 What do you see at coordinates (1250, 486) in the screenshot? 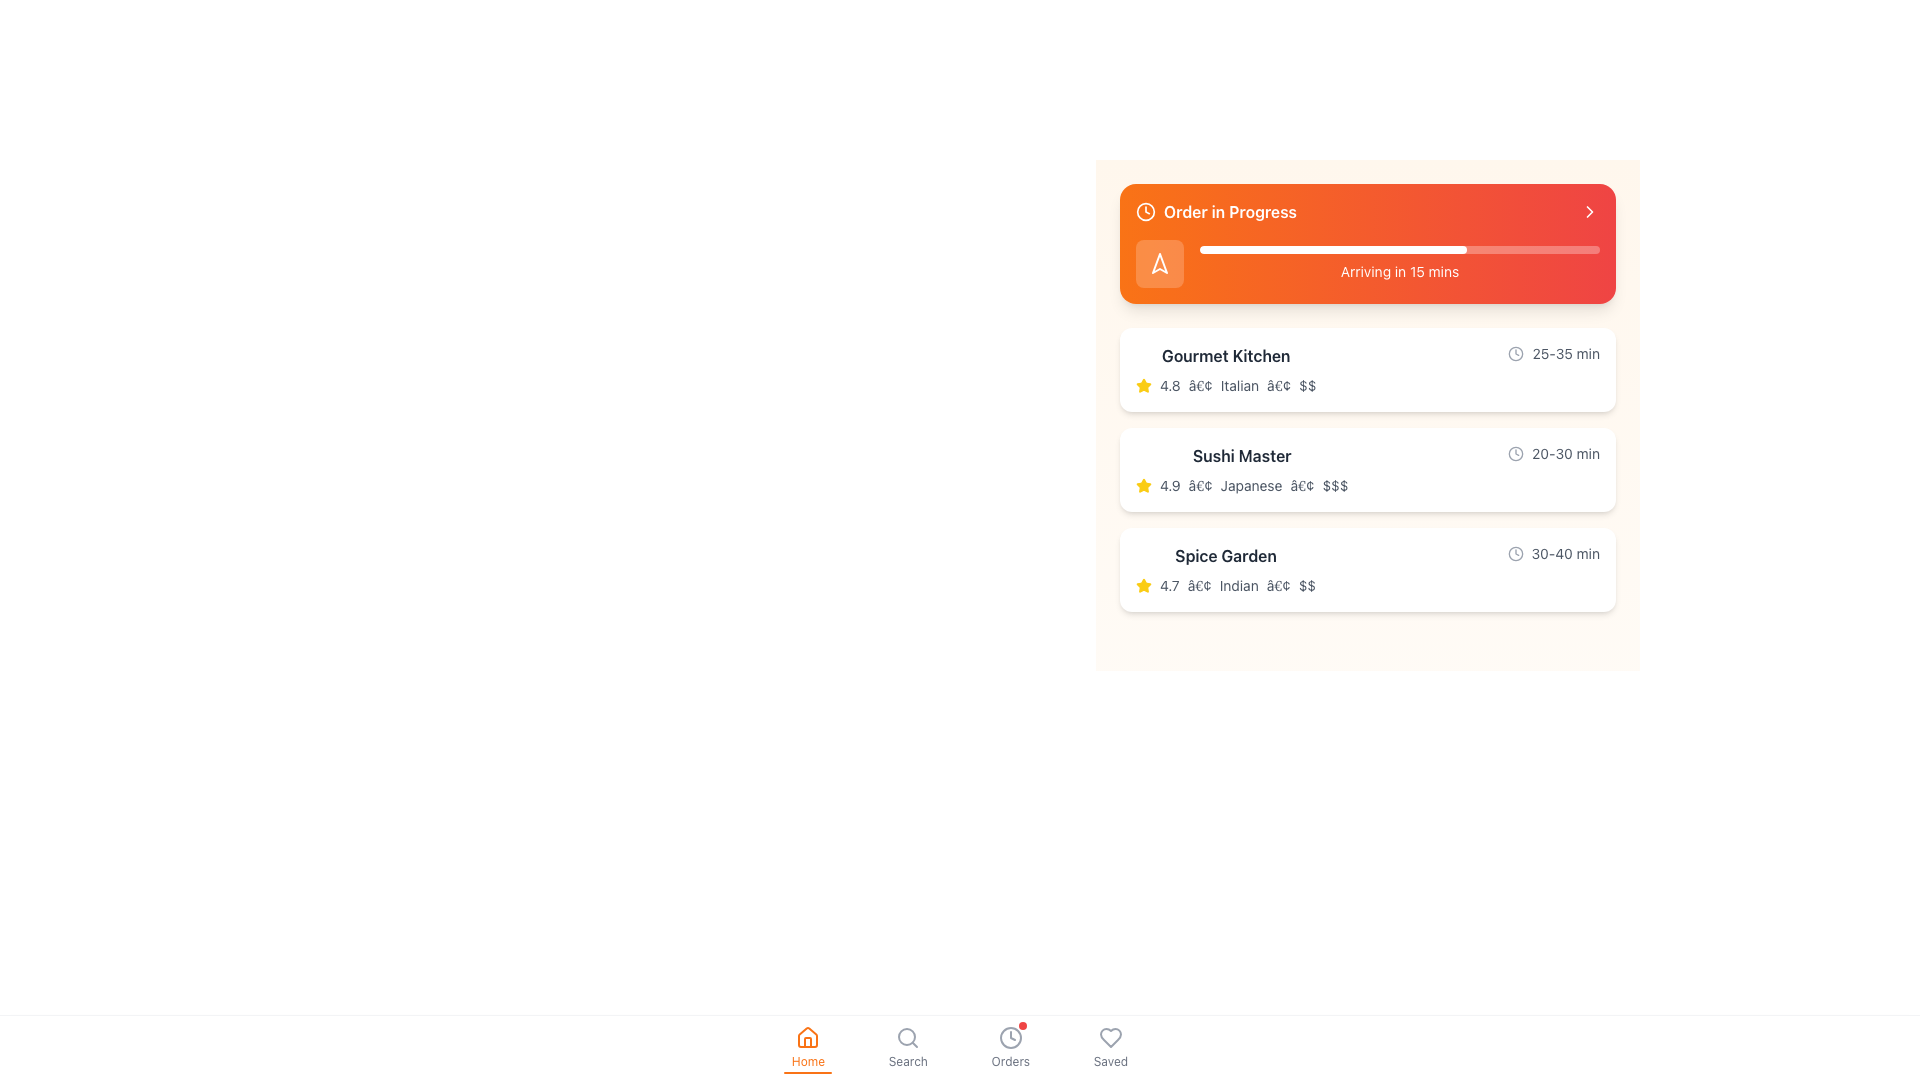
I see `text label 'Japanese' which is styled in gray within the second card of the restaurant list section` at bounding box center [1250, 486].